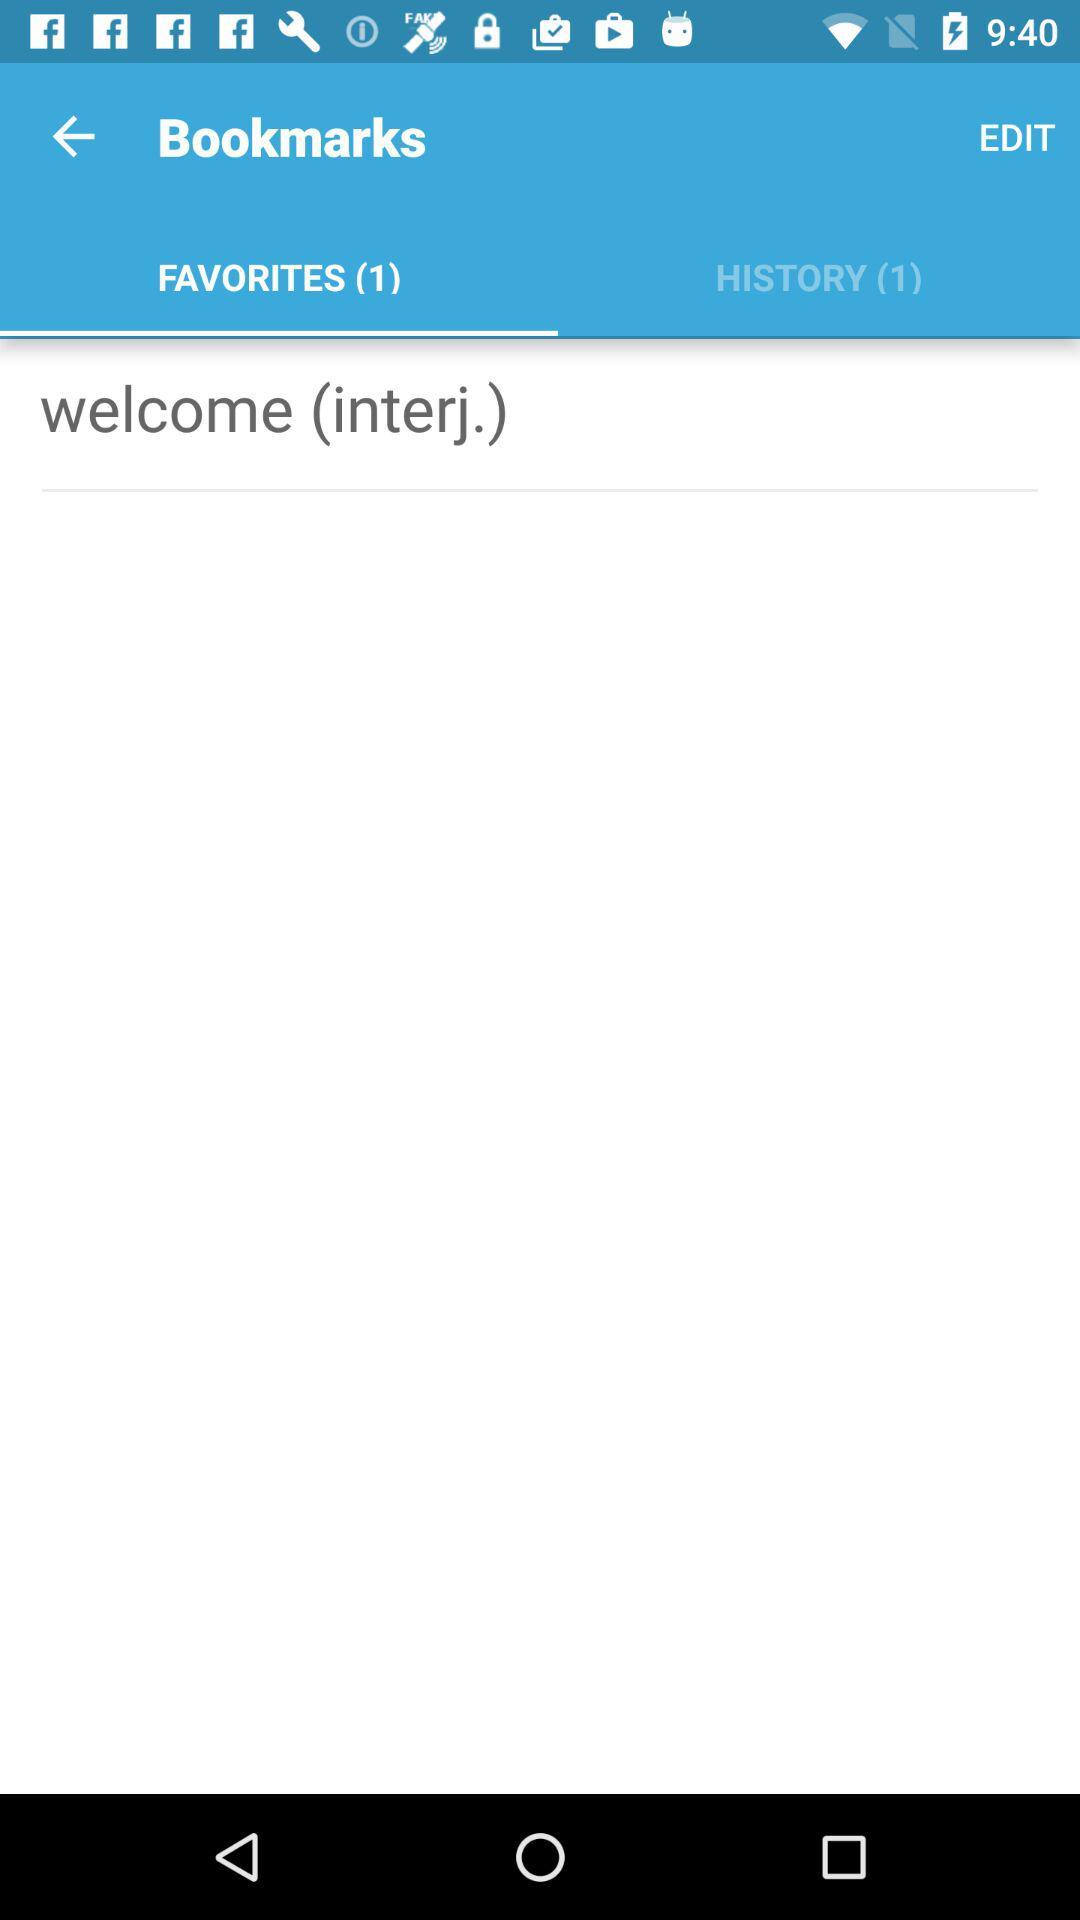 Image resolution: width=1080 pixels, height=1920 pixels. Describe the element at coordinates (818, 272) in the screenshot. I see `app next to favorites (1) app` at that location.